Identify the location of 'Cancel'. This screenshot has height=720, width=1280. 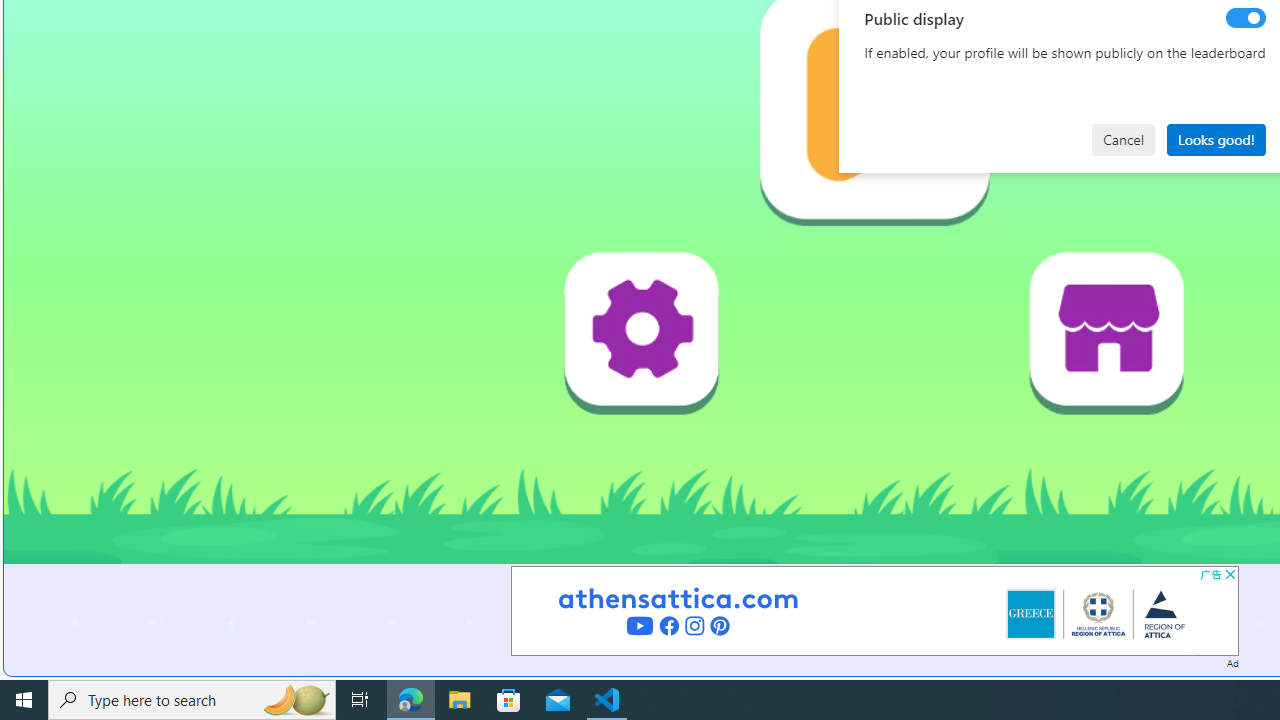
(1123, 138).